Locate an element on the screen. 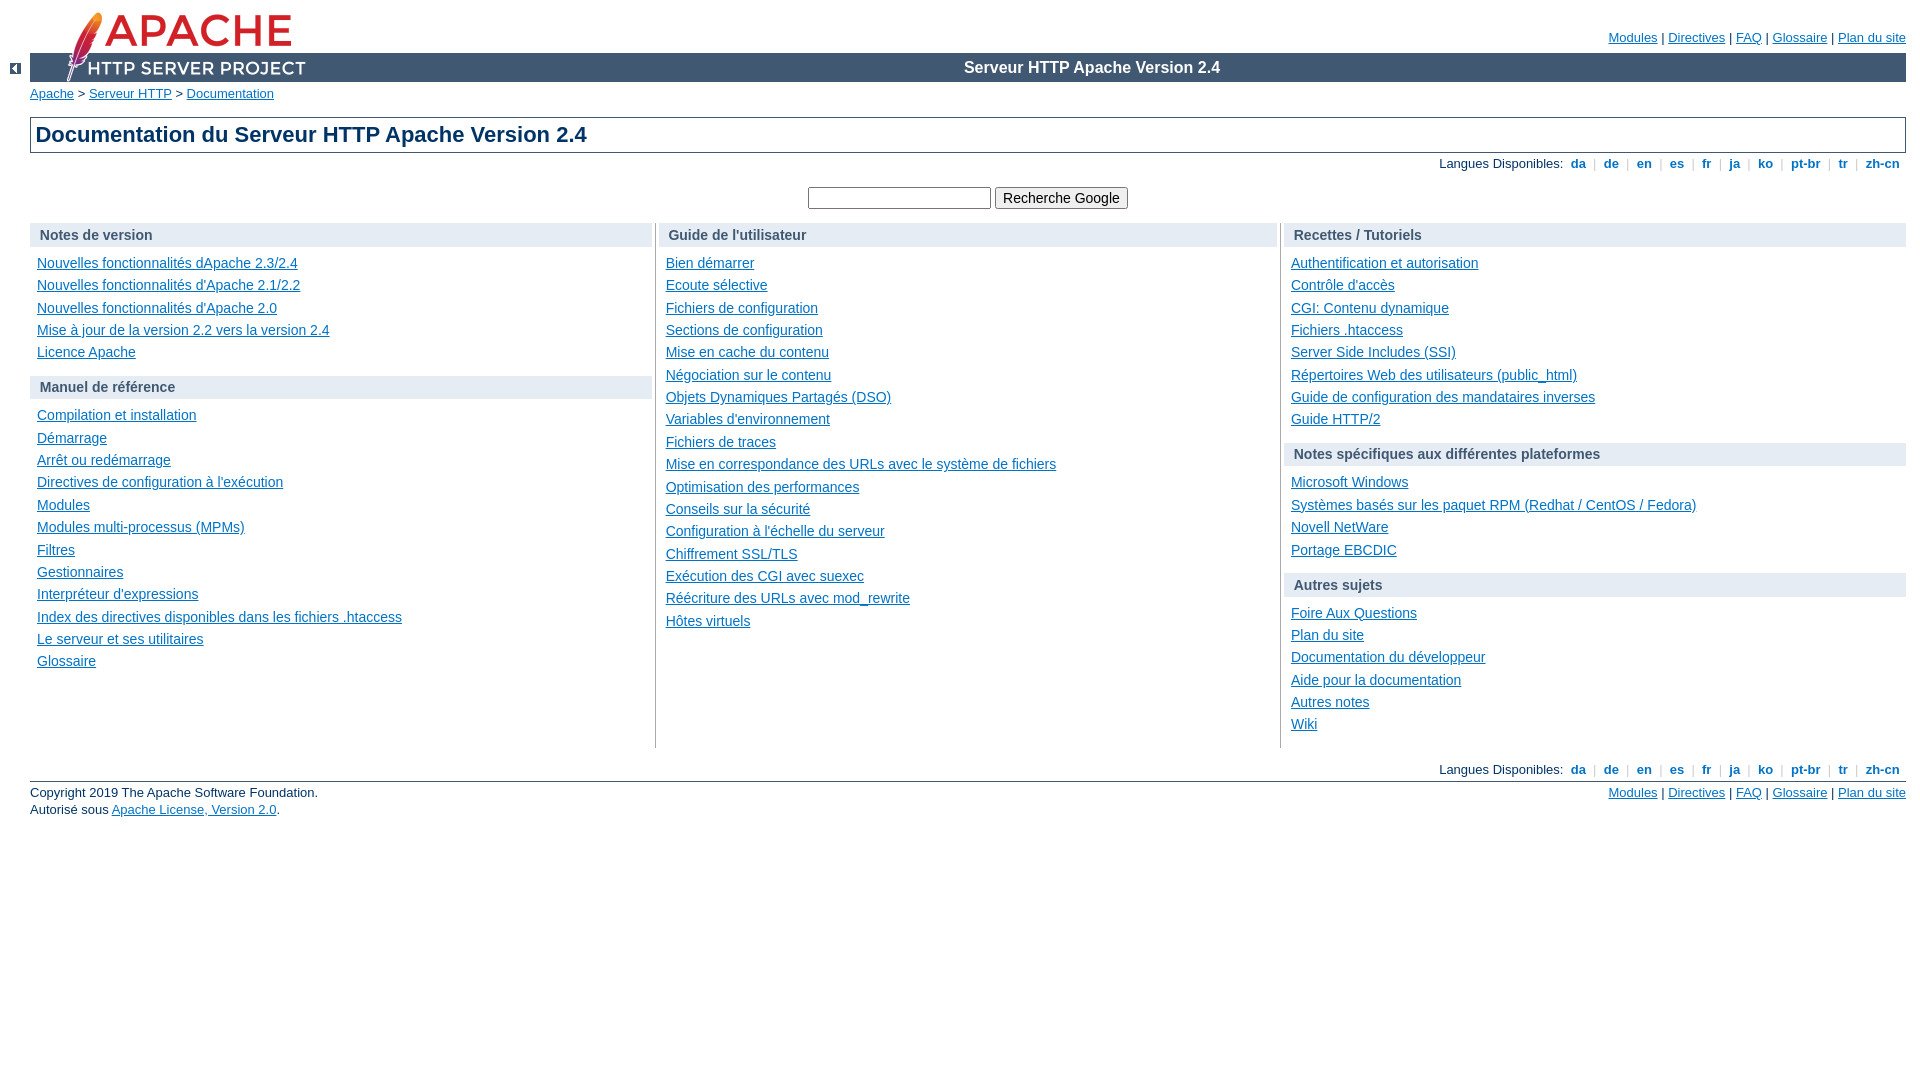  'Fichiers .htaccess' is located at coordinates (1347, 329).